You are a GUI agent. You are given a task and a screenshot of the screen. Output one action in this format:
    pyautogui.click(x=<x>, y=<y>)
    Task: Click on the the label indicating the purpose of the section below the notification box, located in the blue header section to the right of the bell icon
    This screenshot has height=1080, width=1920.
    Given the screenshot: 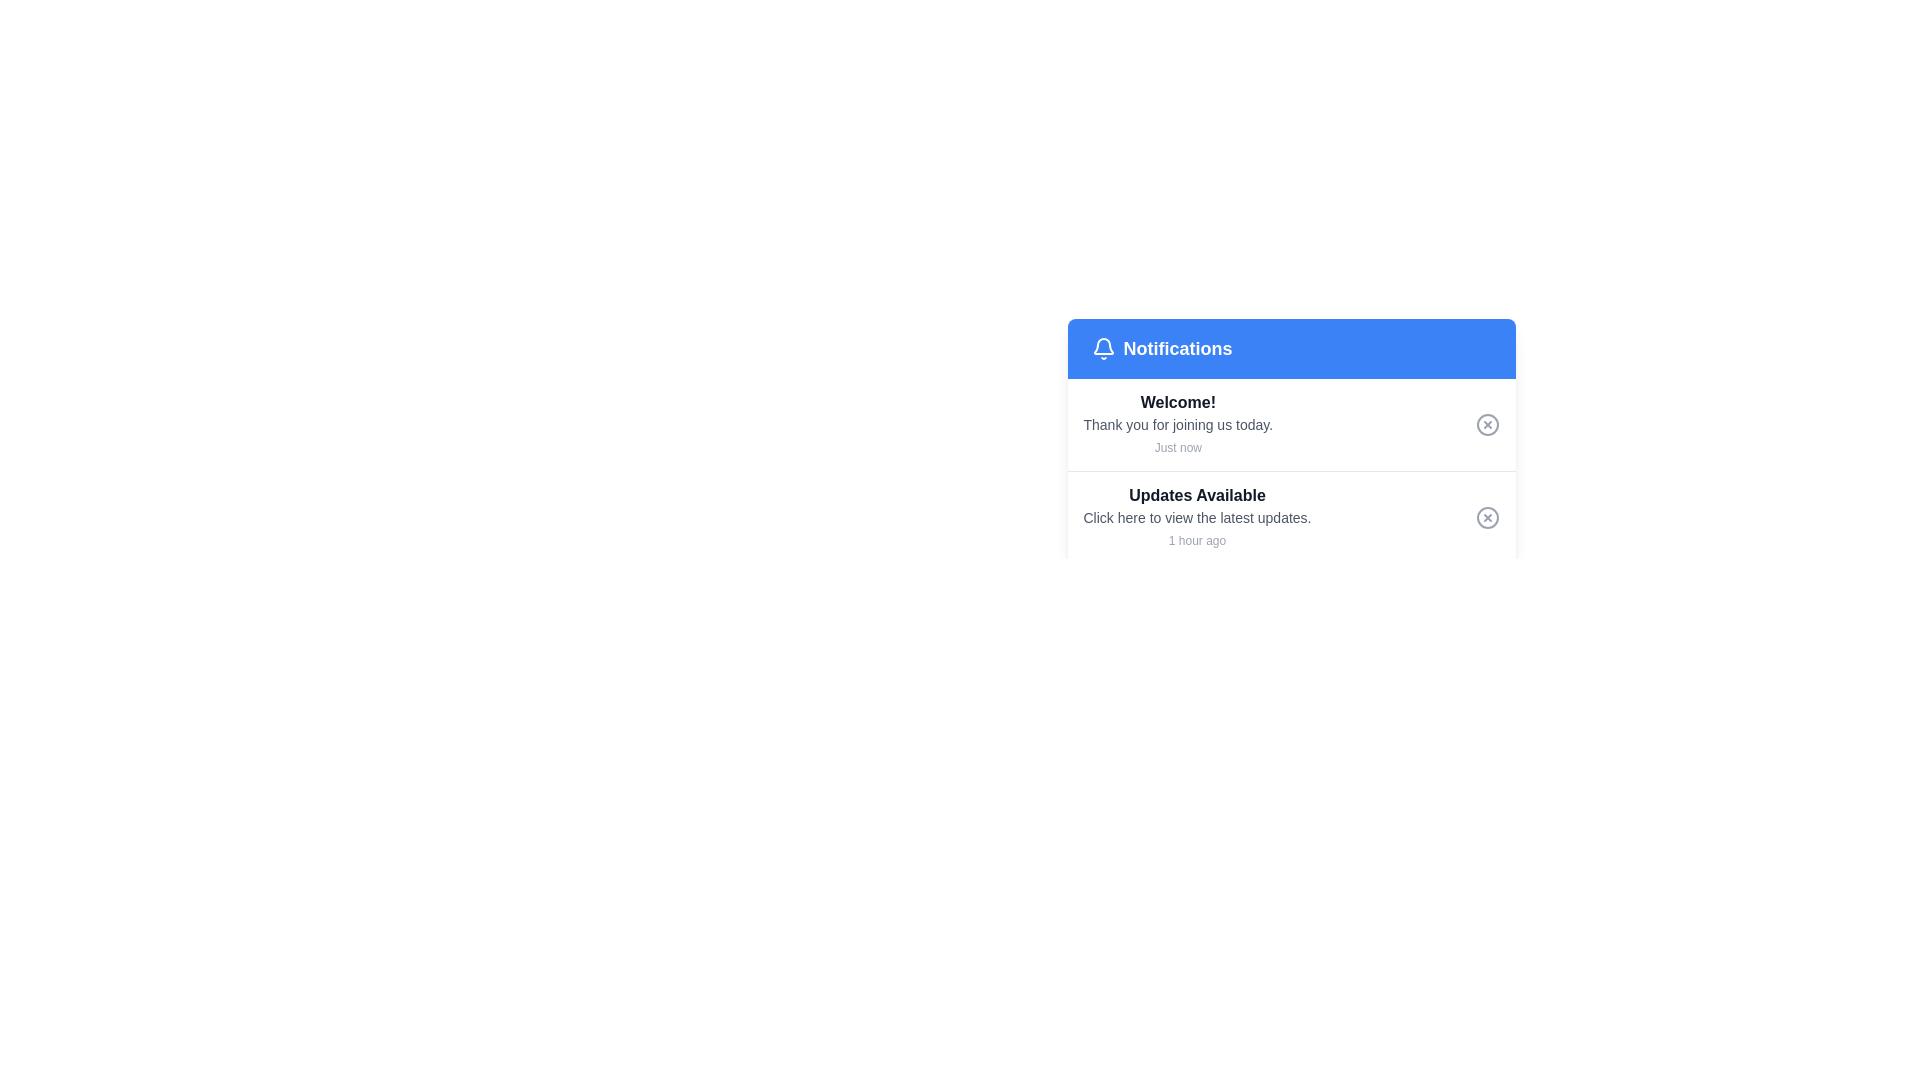 What is the action you would take?
    pyautogui.click(x=1177, y=347)
    